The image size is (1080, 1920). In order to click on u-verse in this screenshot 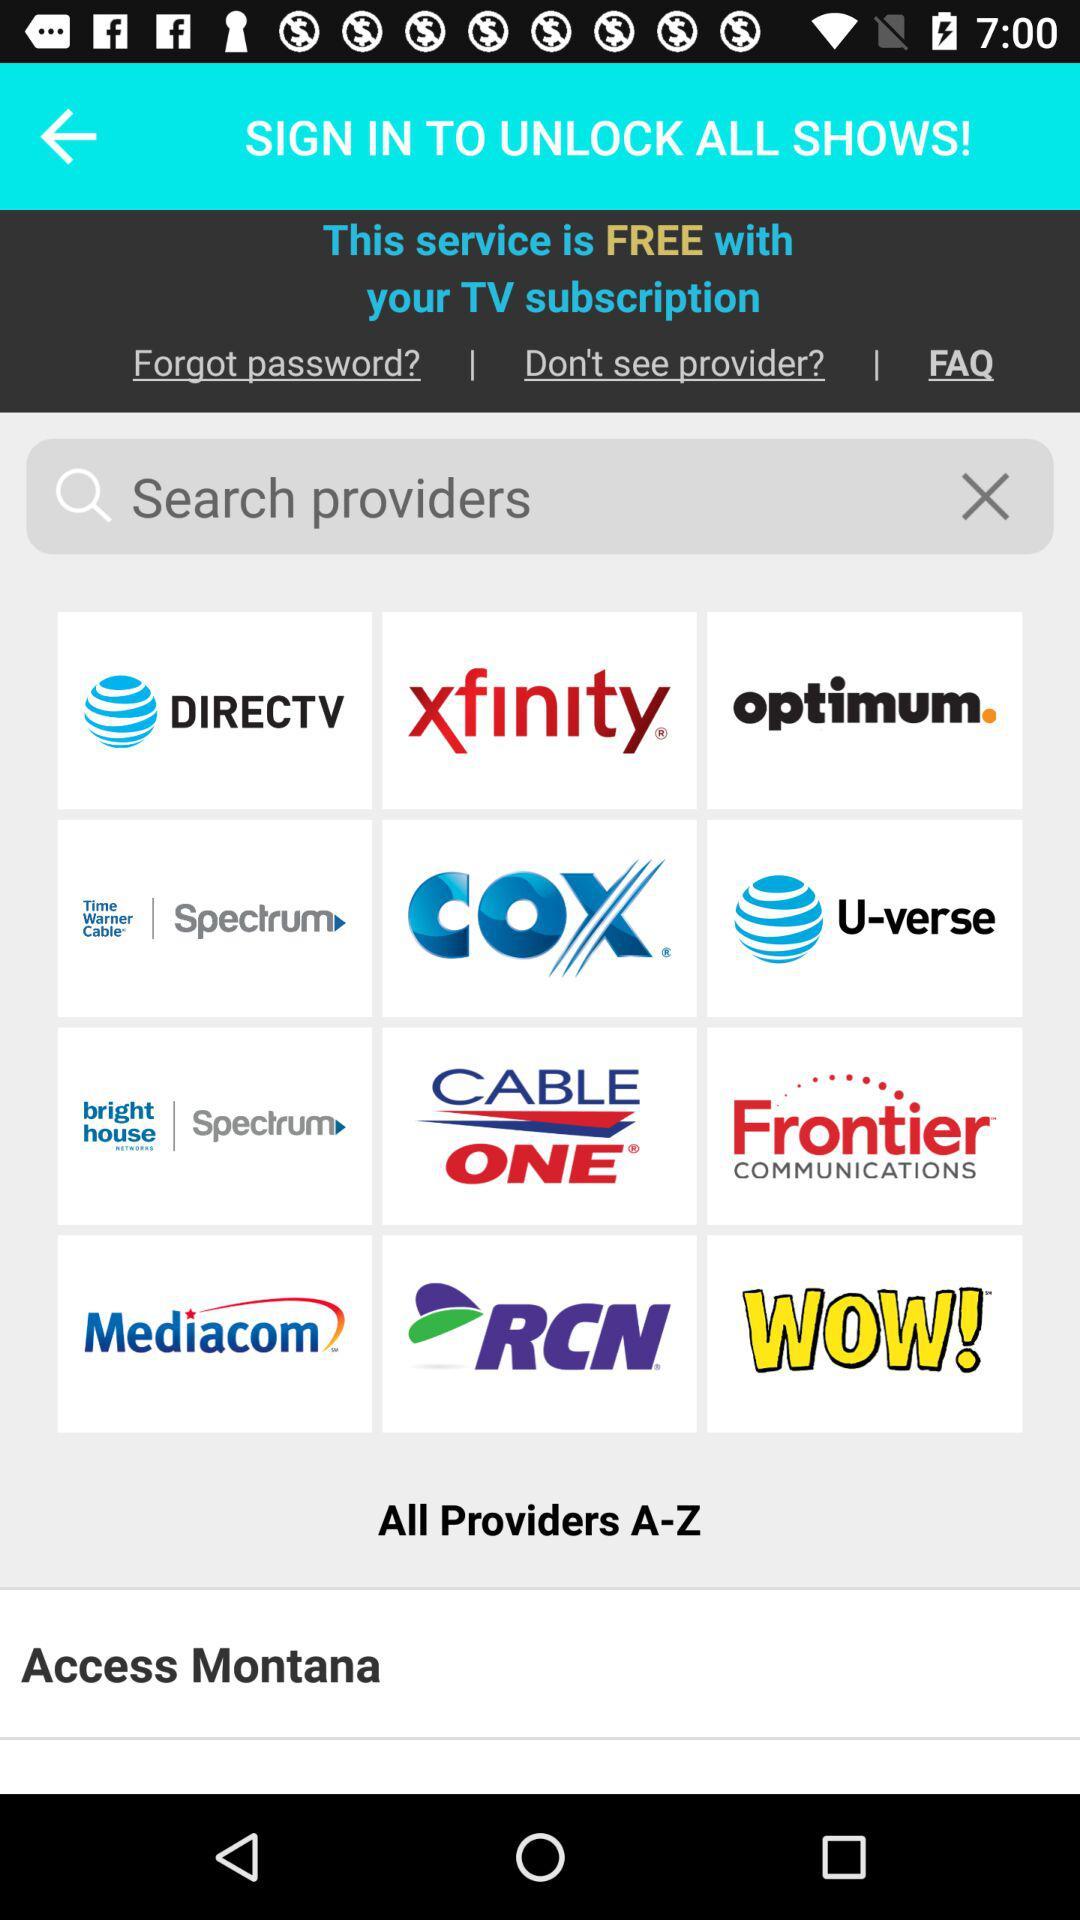, I will do `click(863, 917)`.